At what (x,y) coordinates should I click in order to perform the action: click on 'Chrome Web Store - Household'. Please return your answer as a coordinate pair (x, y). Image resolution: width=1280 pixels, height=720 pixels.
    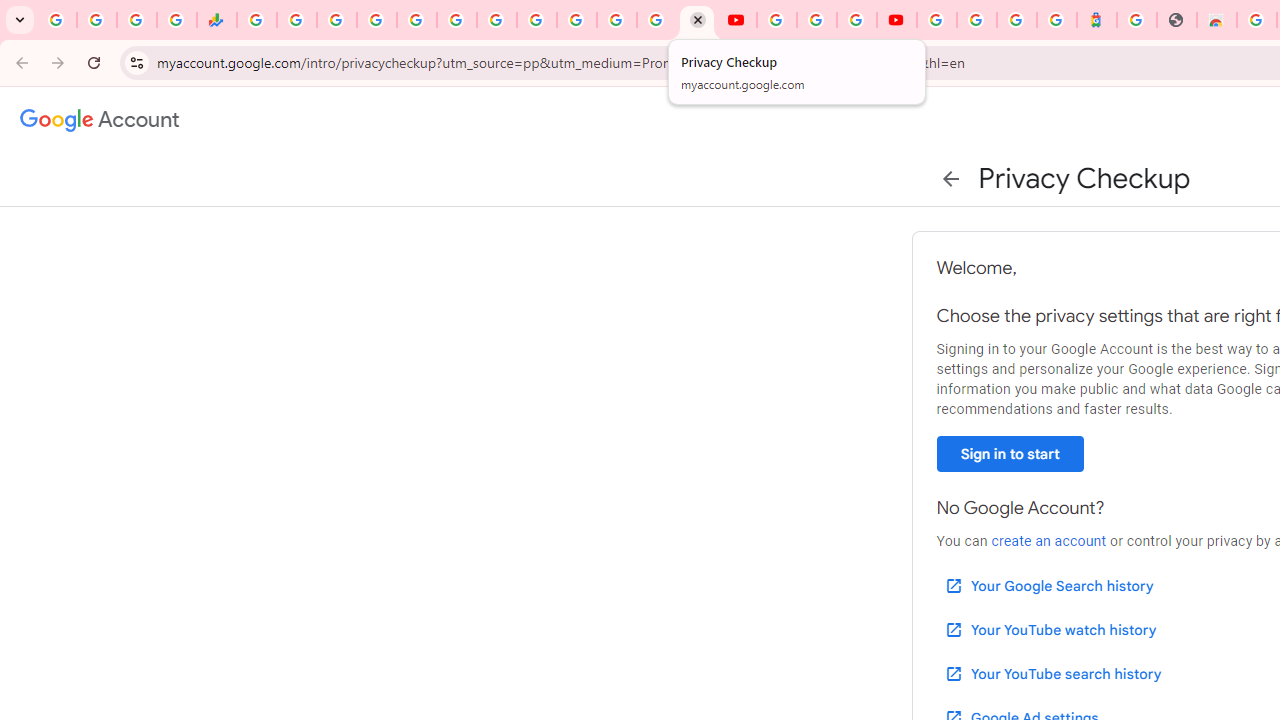
    Looking at the image, I should click on (1215, 20).